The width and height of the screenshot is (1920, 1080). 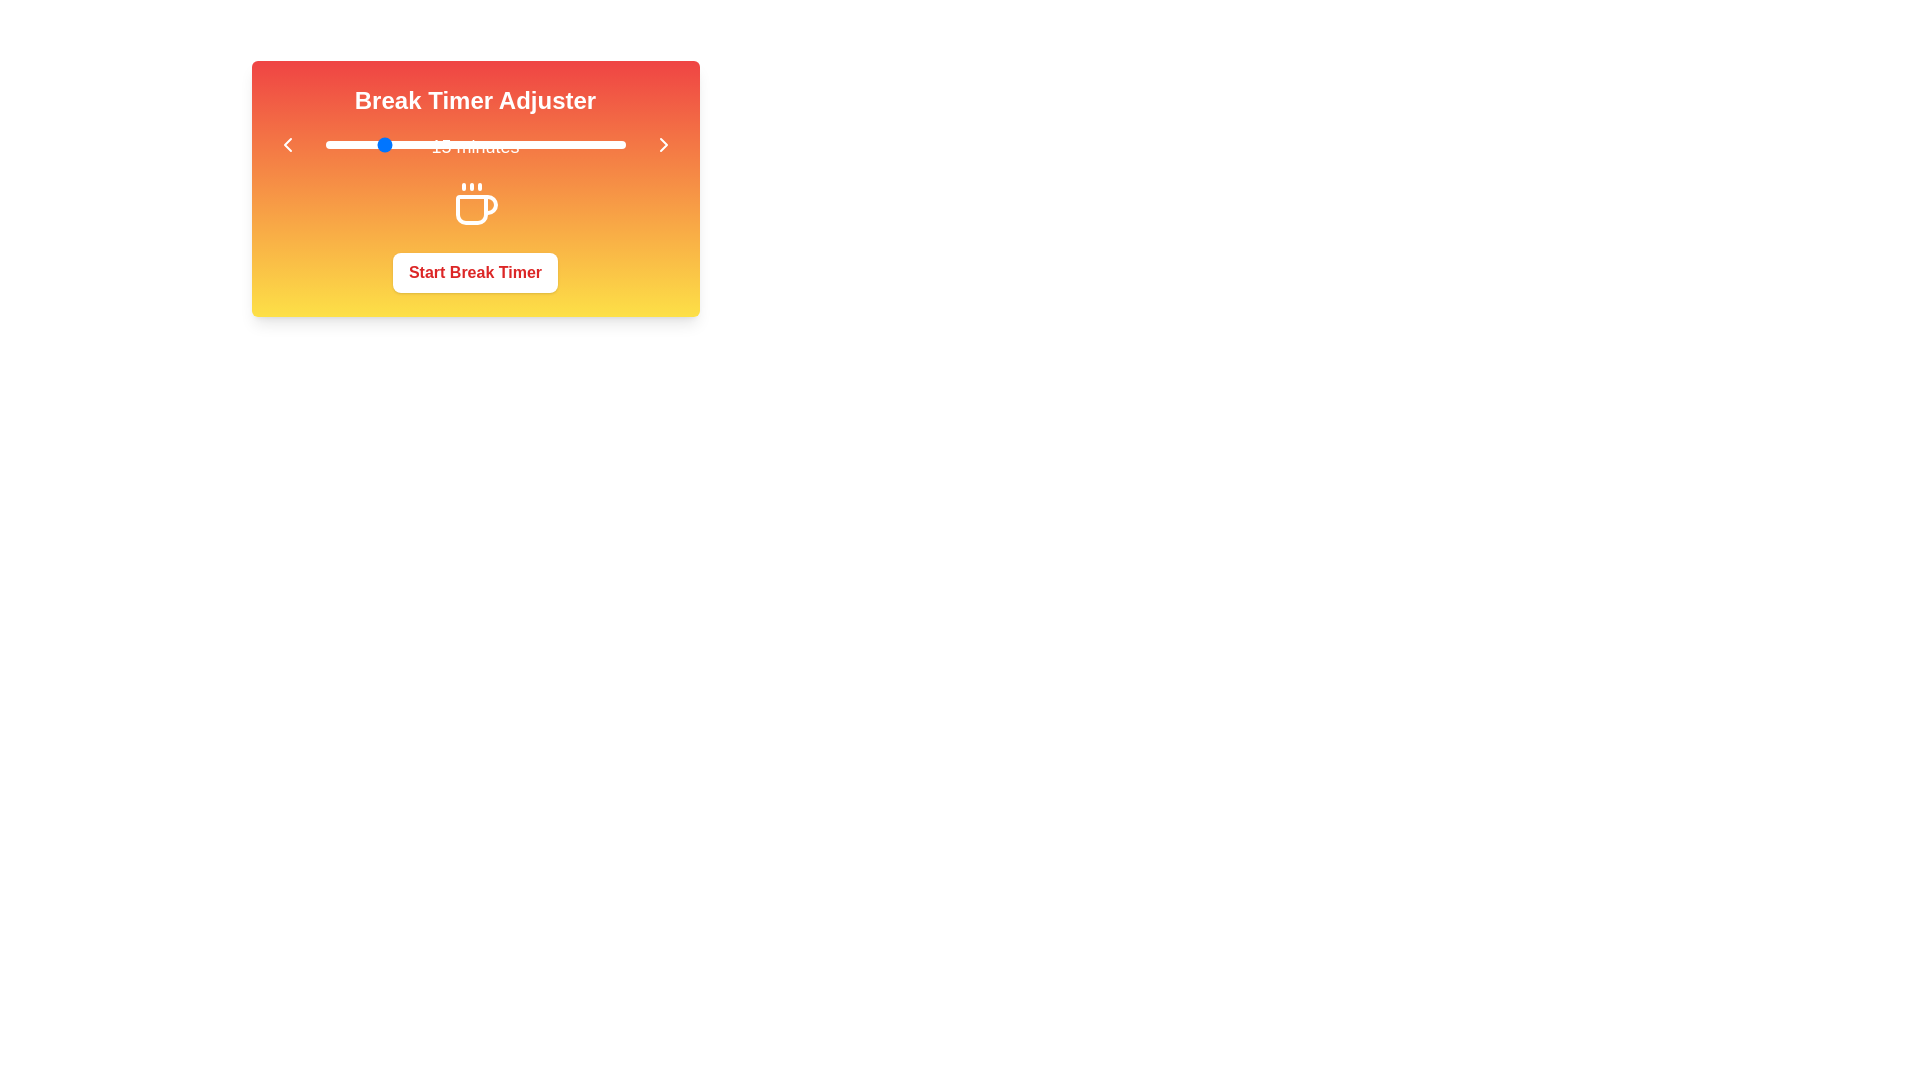 I want to click on the slider to set the break duration to 48 minutes, so click(x=560, y=144).